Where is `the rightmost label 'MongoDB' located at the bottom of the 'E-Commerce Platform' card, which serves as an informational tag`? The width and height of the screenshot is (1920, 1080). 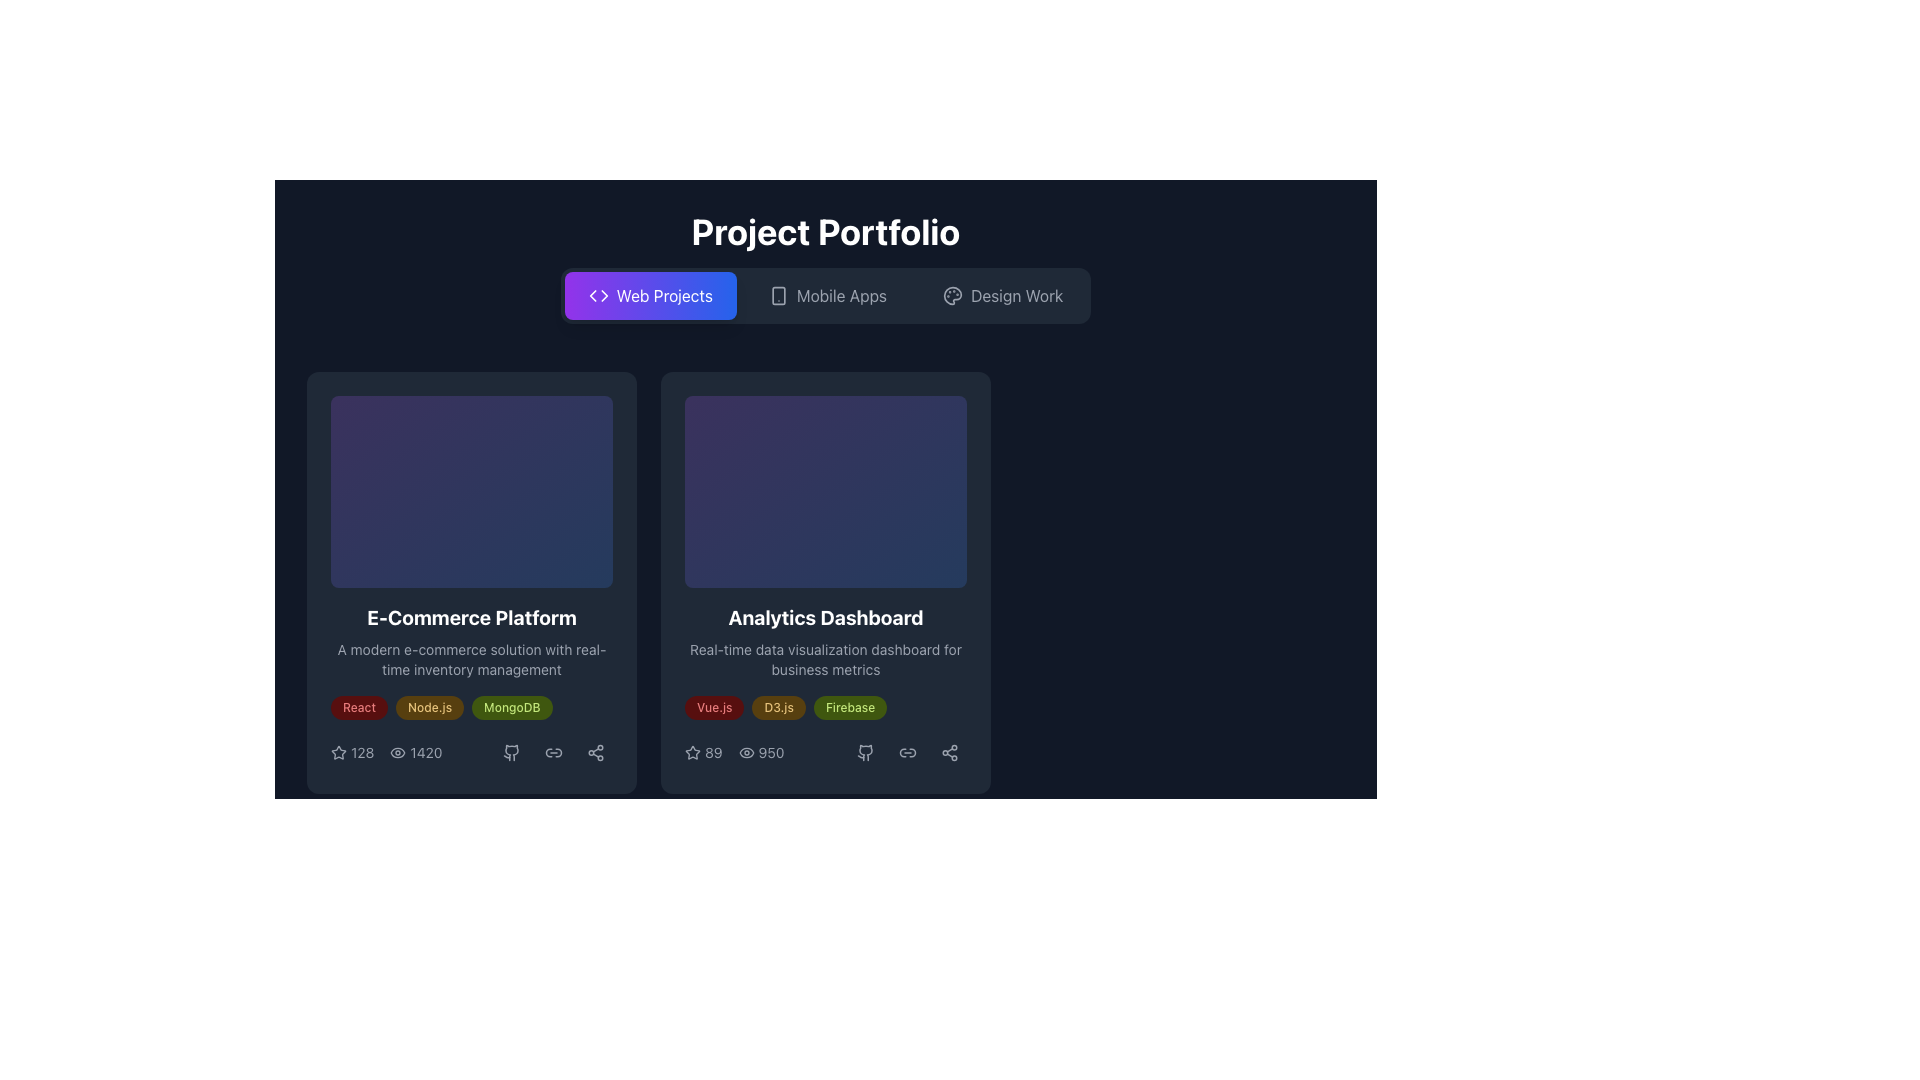 the rightmost label 'MongoDB' located at the bottom of the 'E-Commerce Platform' card, which serves as an informational tag is located at coordinates (512, 707).